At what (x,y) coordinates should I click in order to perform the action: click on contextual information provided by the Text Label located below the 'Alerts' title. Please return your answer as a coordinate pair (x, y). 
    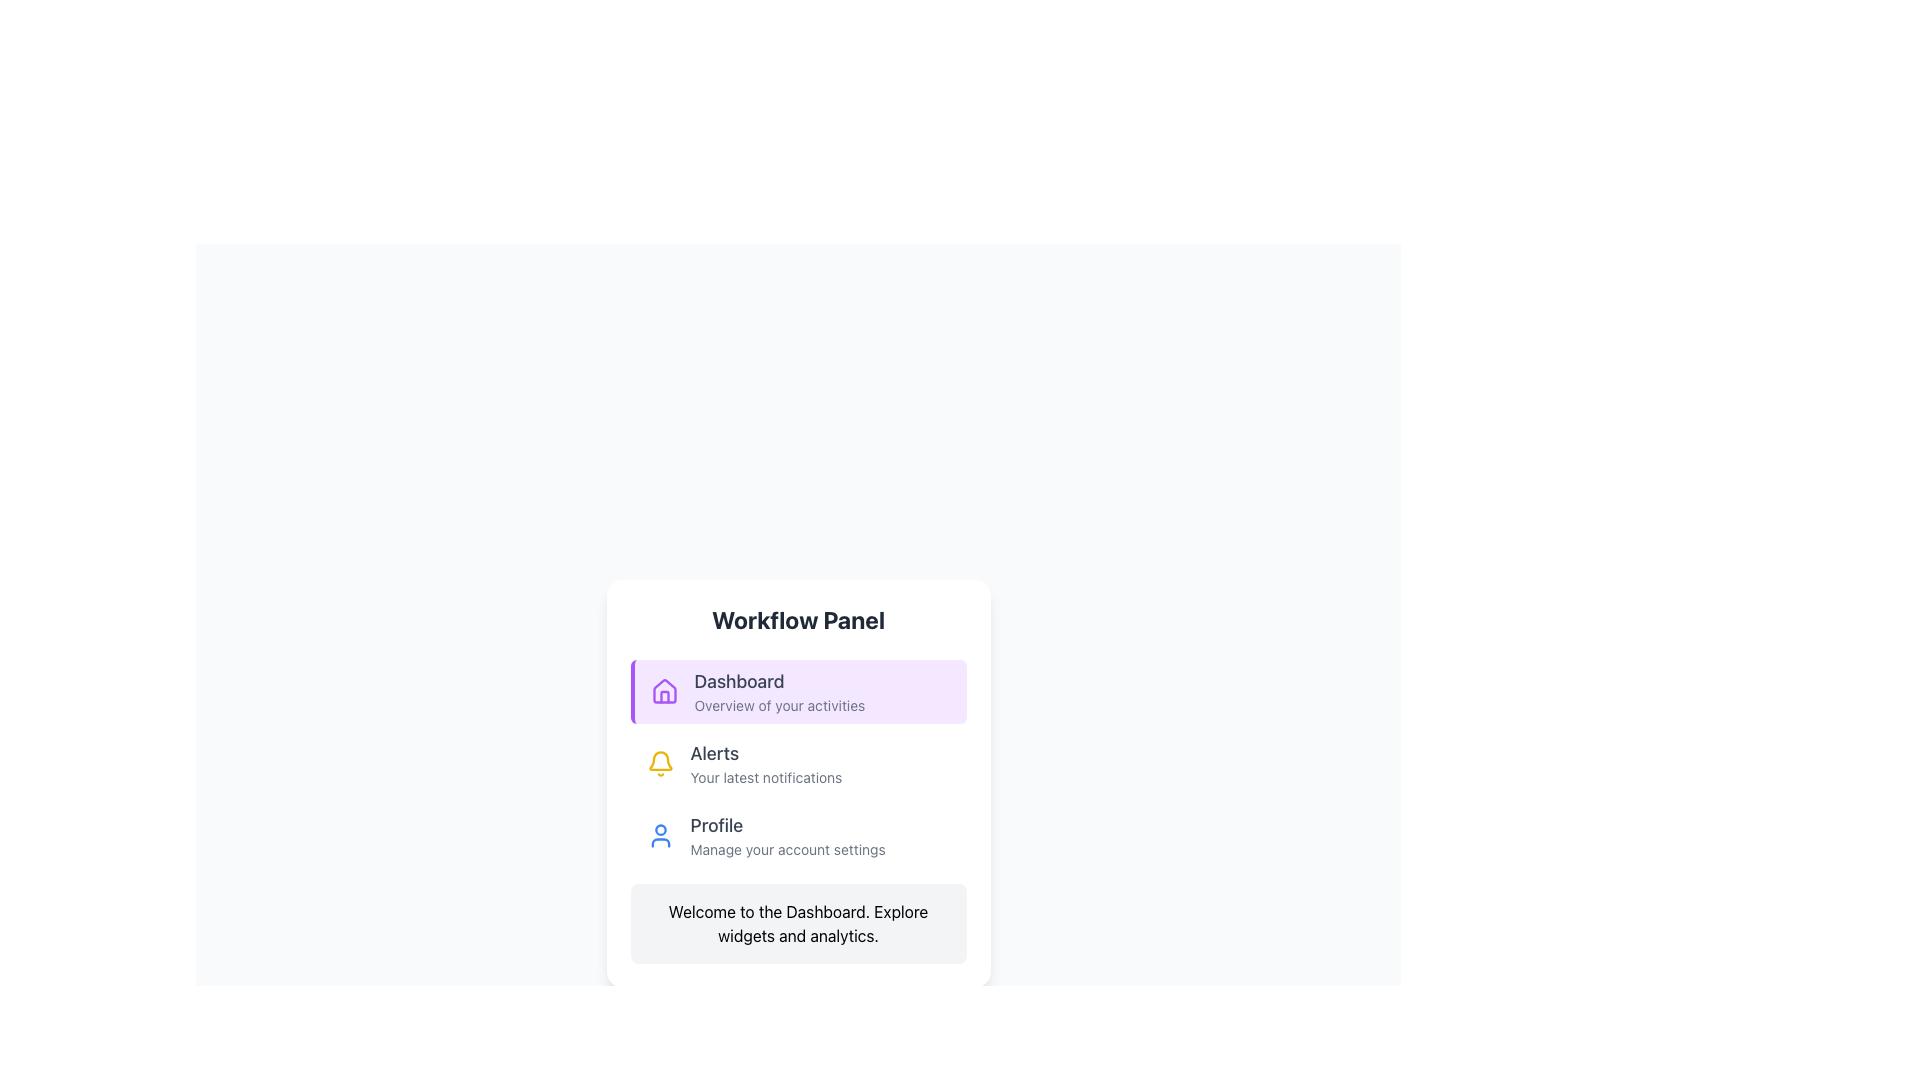
    Looking at the image, I should click on (765, 777).